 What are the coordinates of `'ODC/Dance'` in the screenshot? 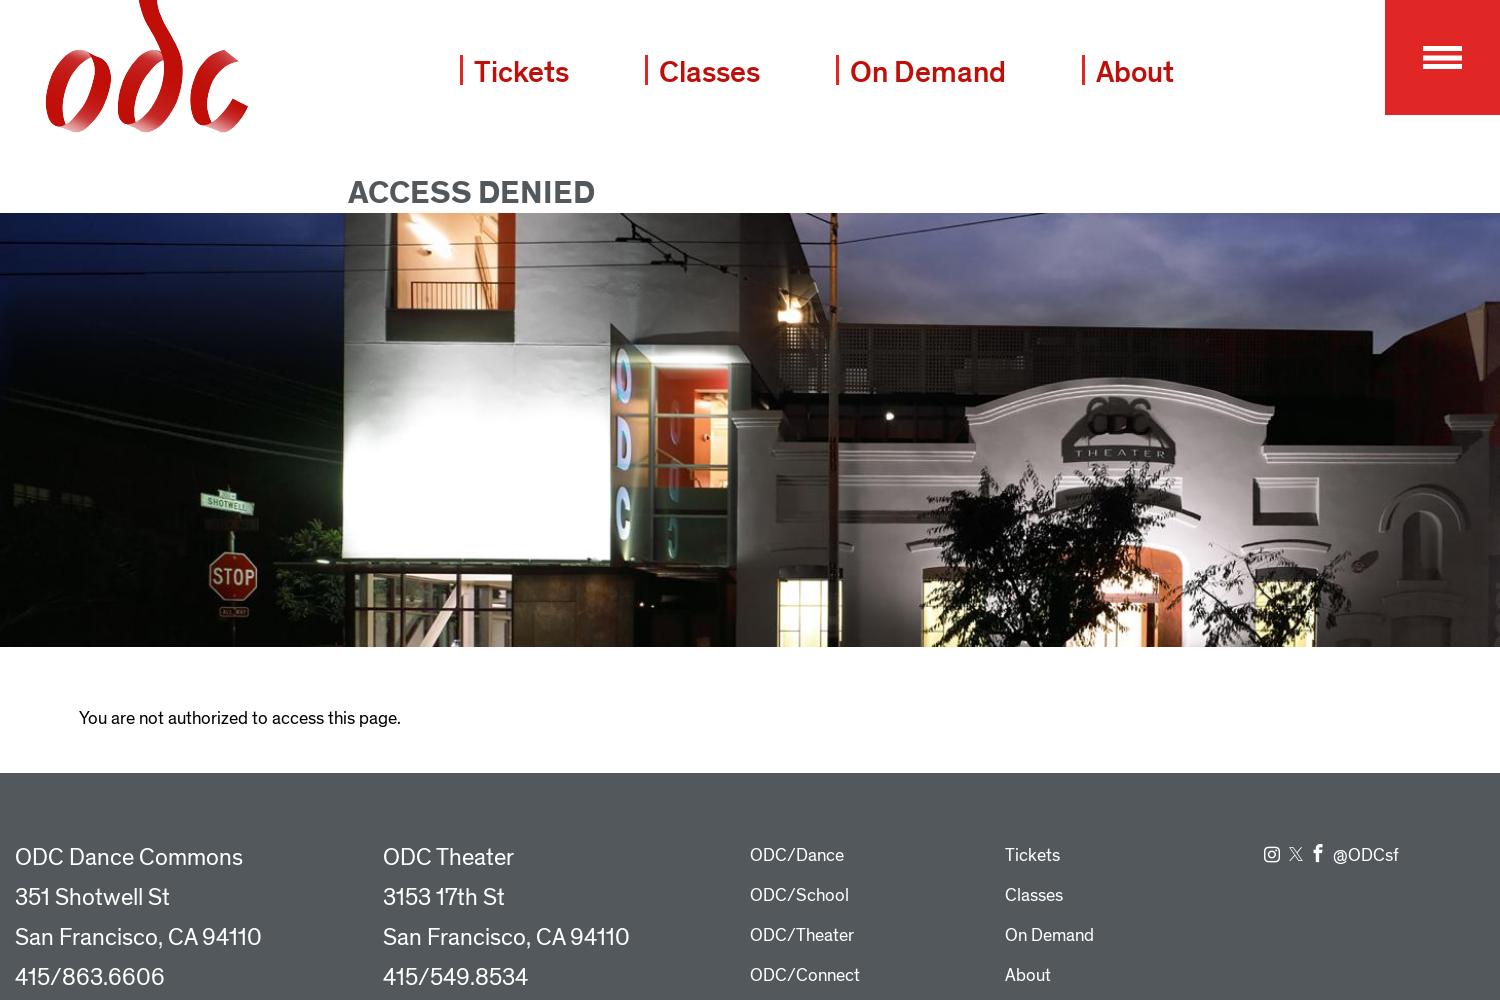 It's located at (796, 853).